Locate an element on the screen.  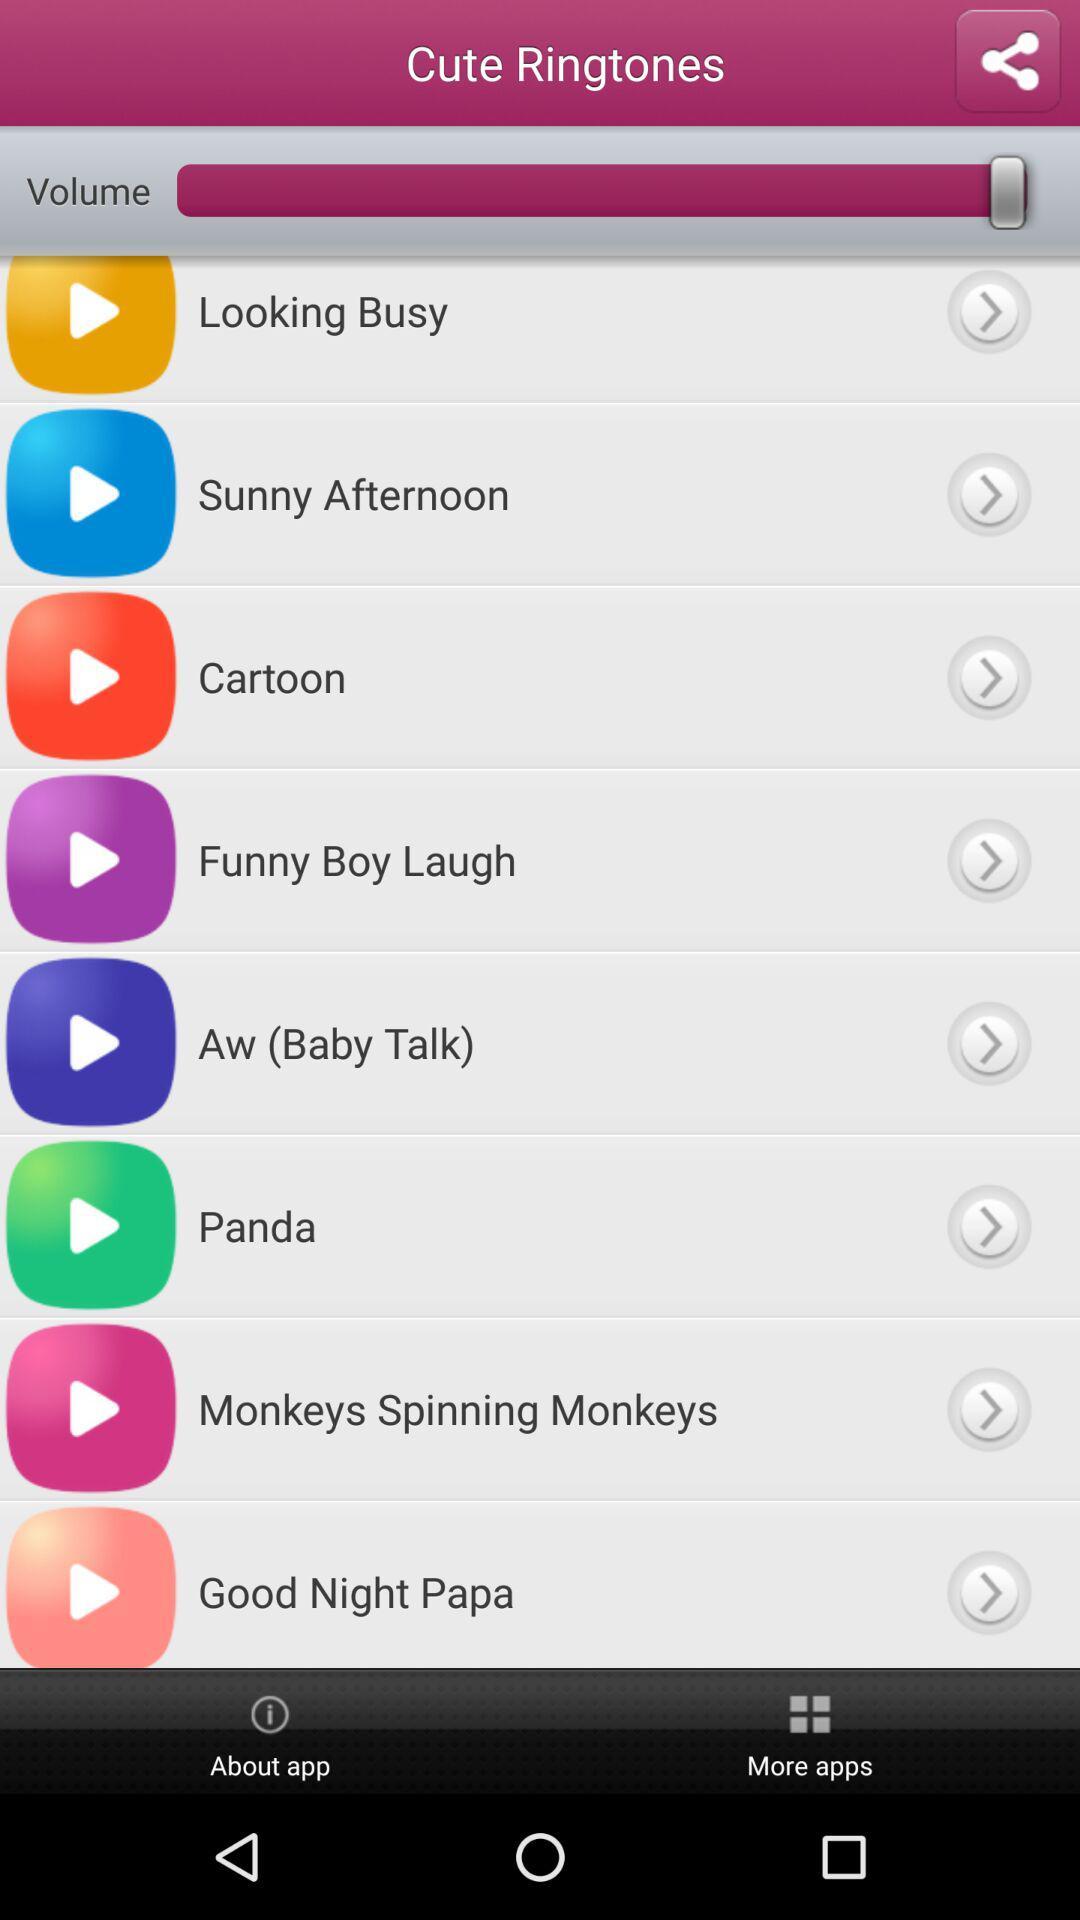
panda is located at coordinates (987, 1224).